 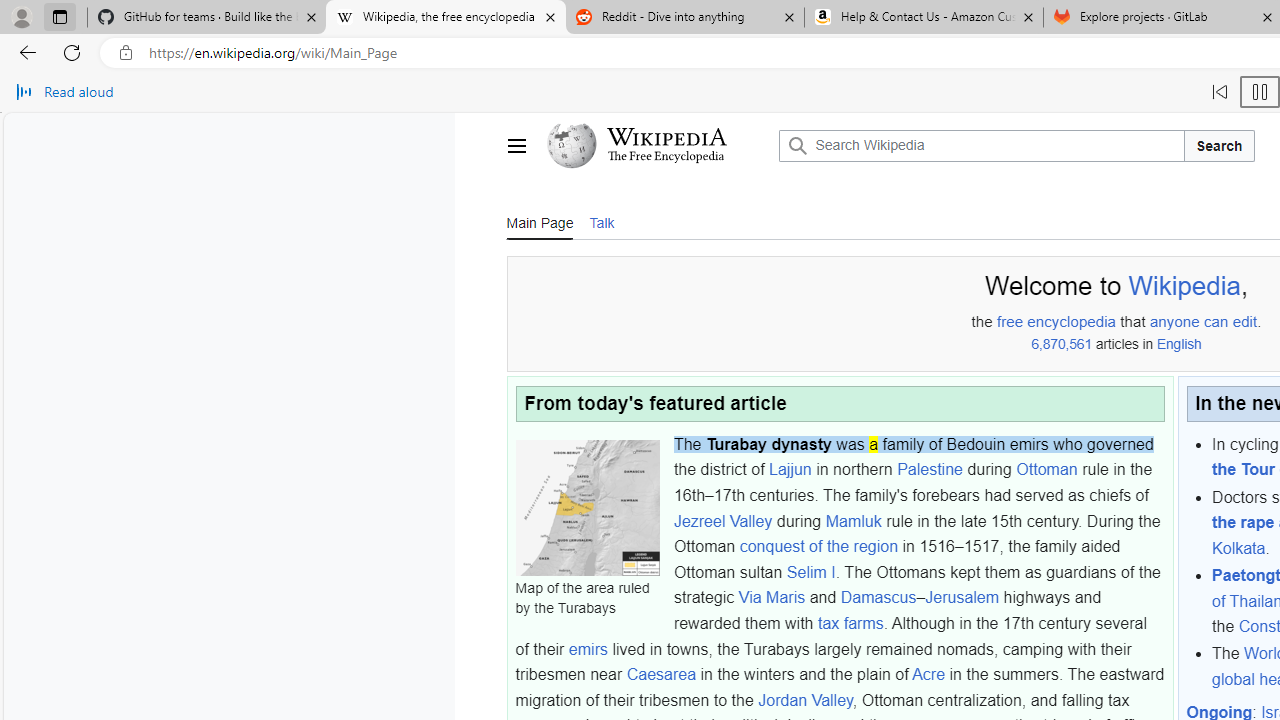 I want to click on 'anyone can edit', so click(x=1202, y=321).